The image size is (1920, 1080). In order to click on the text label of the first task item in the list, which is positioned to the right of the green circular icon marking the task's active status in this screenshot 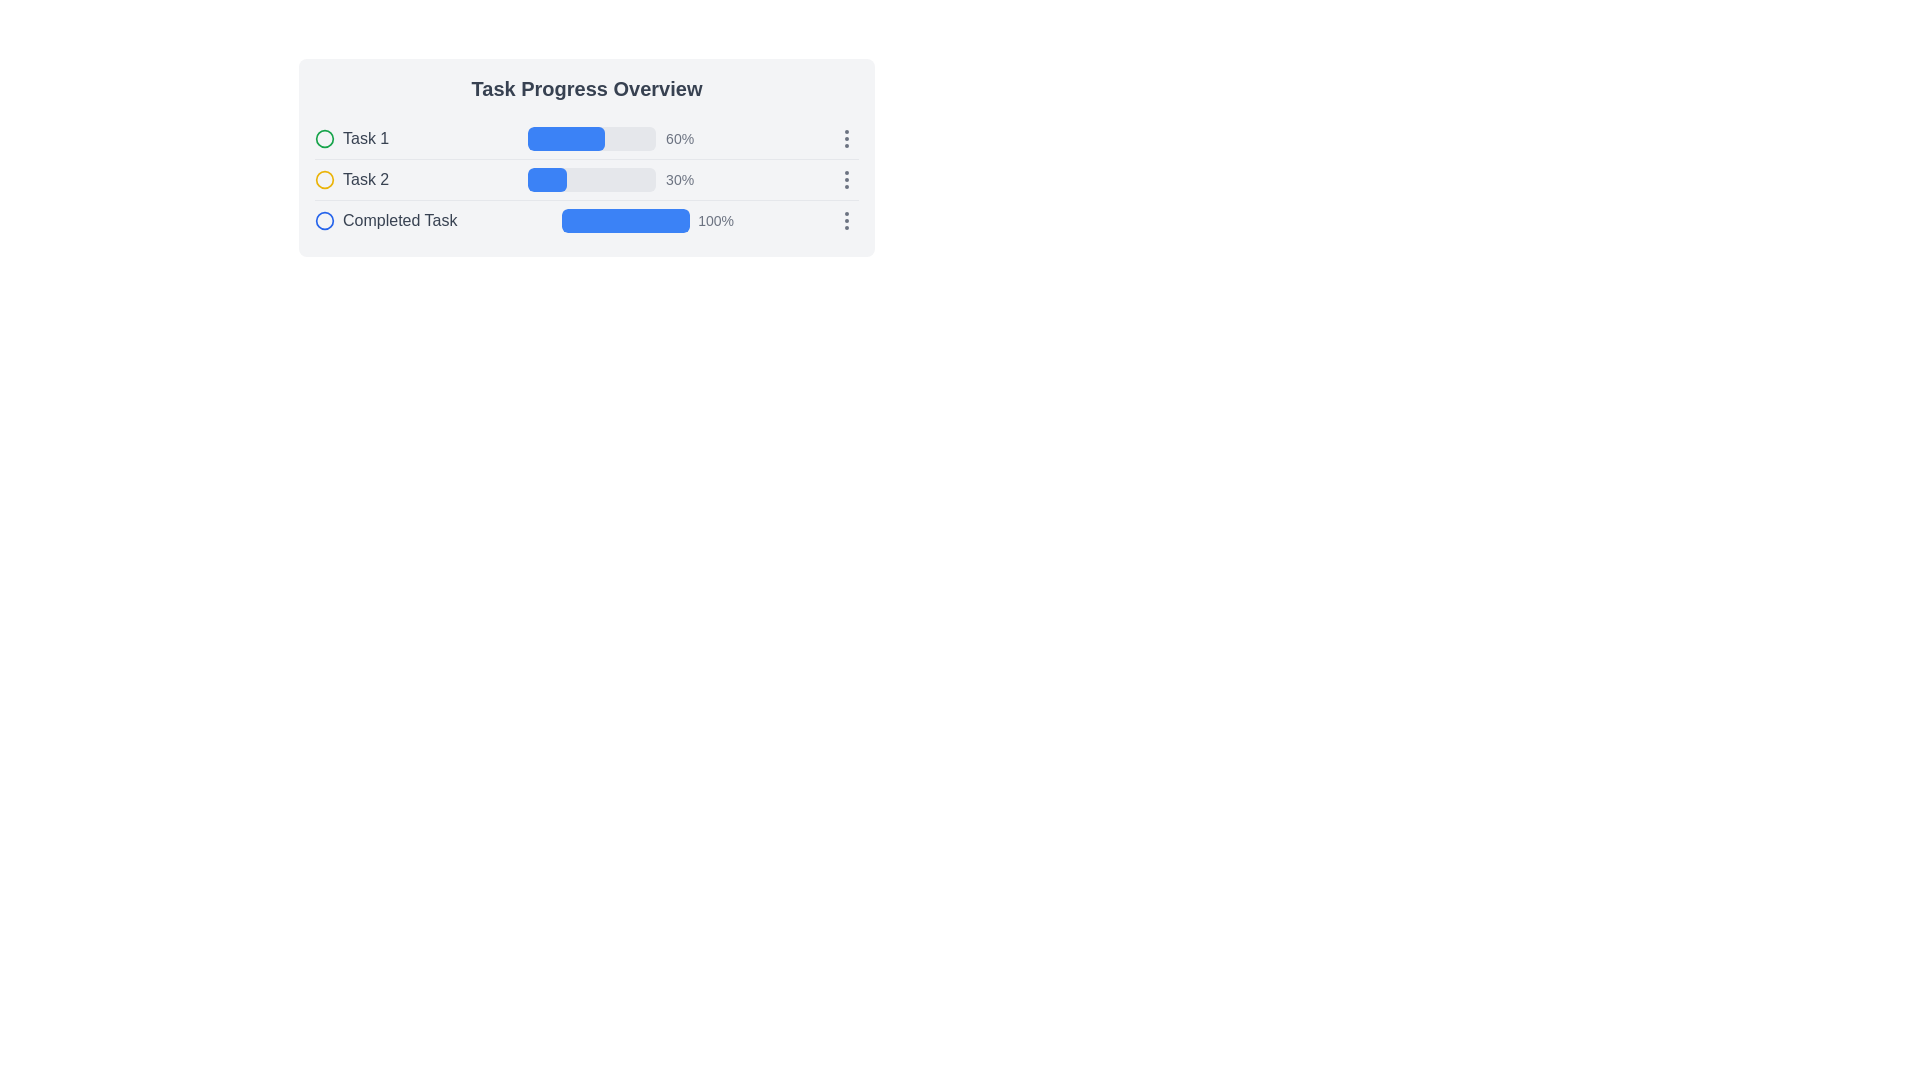, I will do `click(366, 137)`.